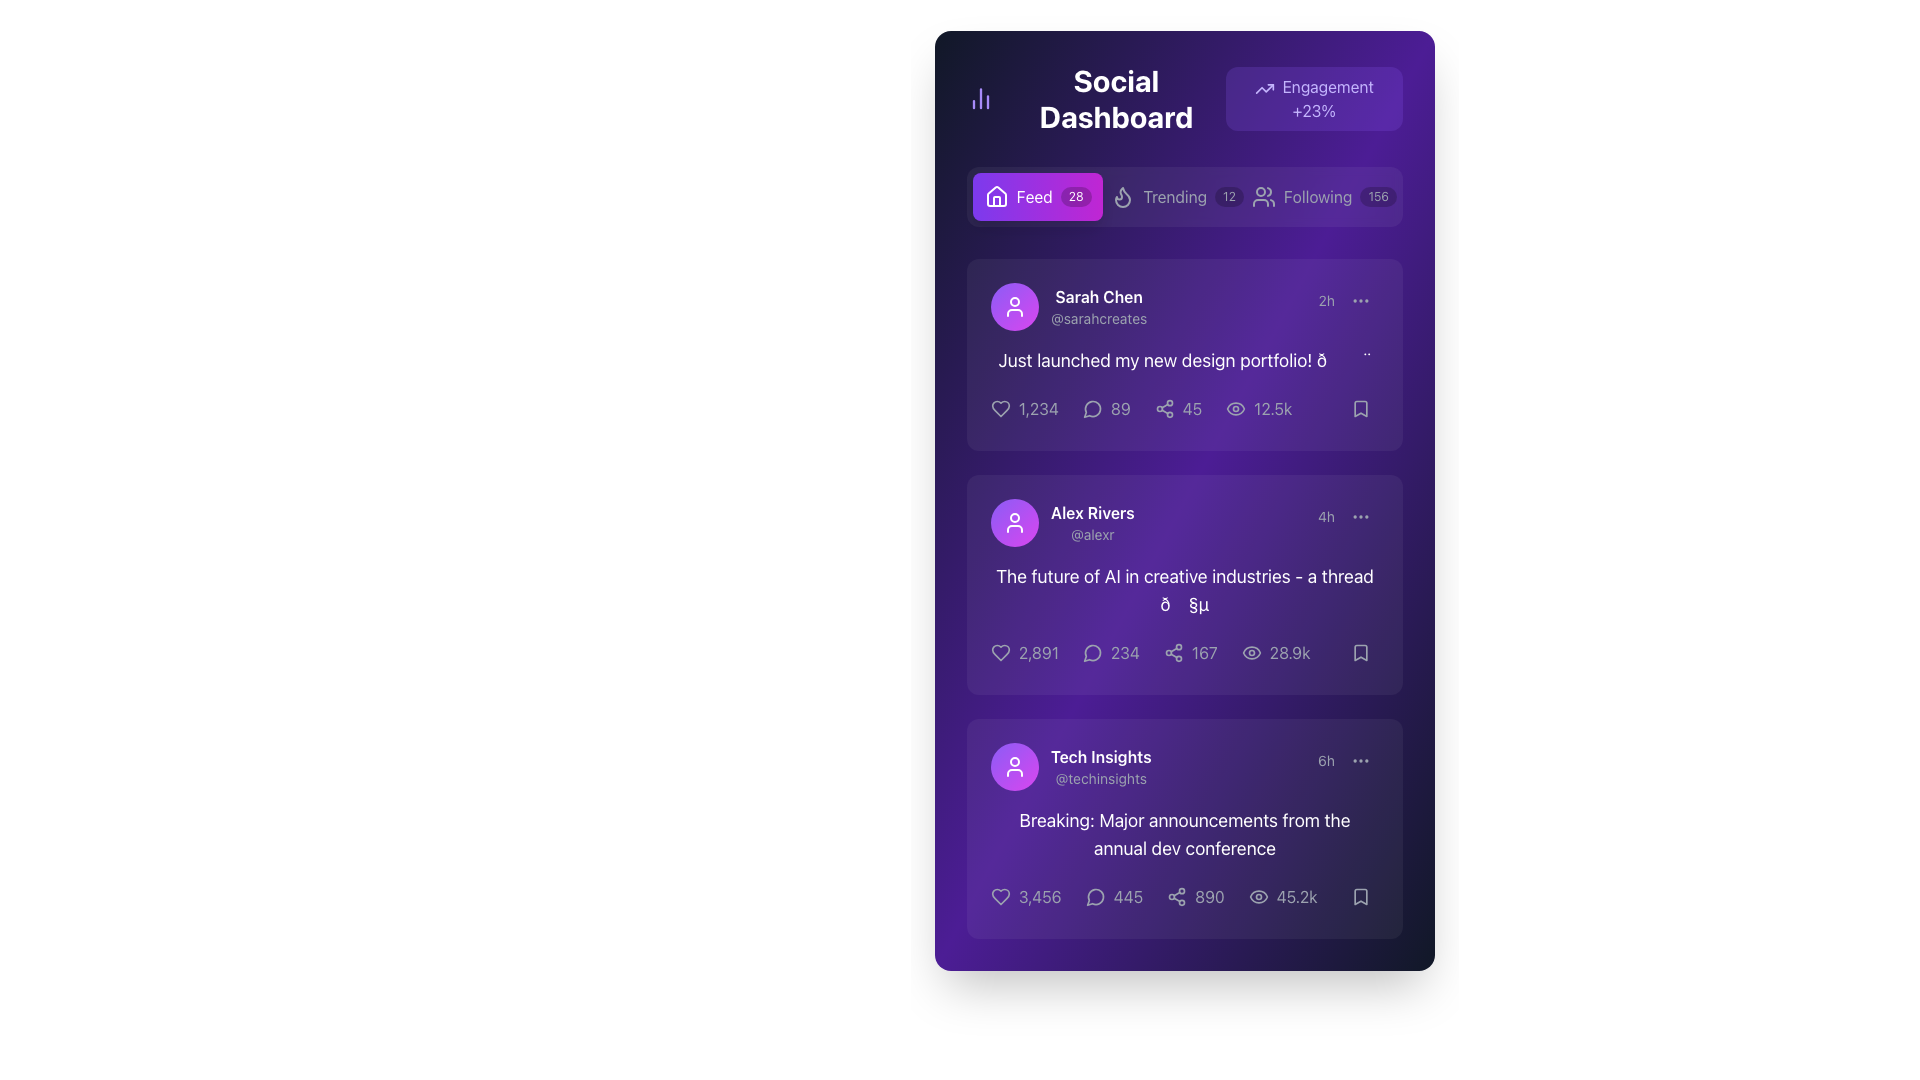 The width and height of the screenshot is (1920, 1080). Describe the element at coordinates (1318, 196) in the screenshot. I see `the clickable text label displaying 'Following' in light gray on a dark purple background in the top navigation menu` at that location.